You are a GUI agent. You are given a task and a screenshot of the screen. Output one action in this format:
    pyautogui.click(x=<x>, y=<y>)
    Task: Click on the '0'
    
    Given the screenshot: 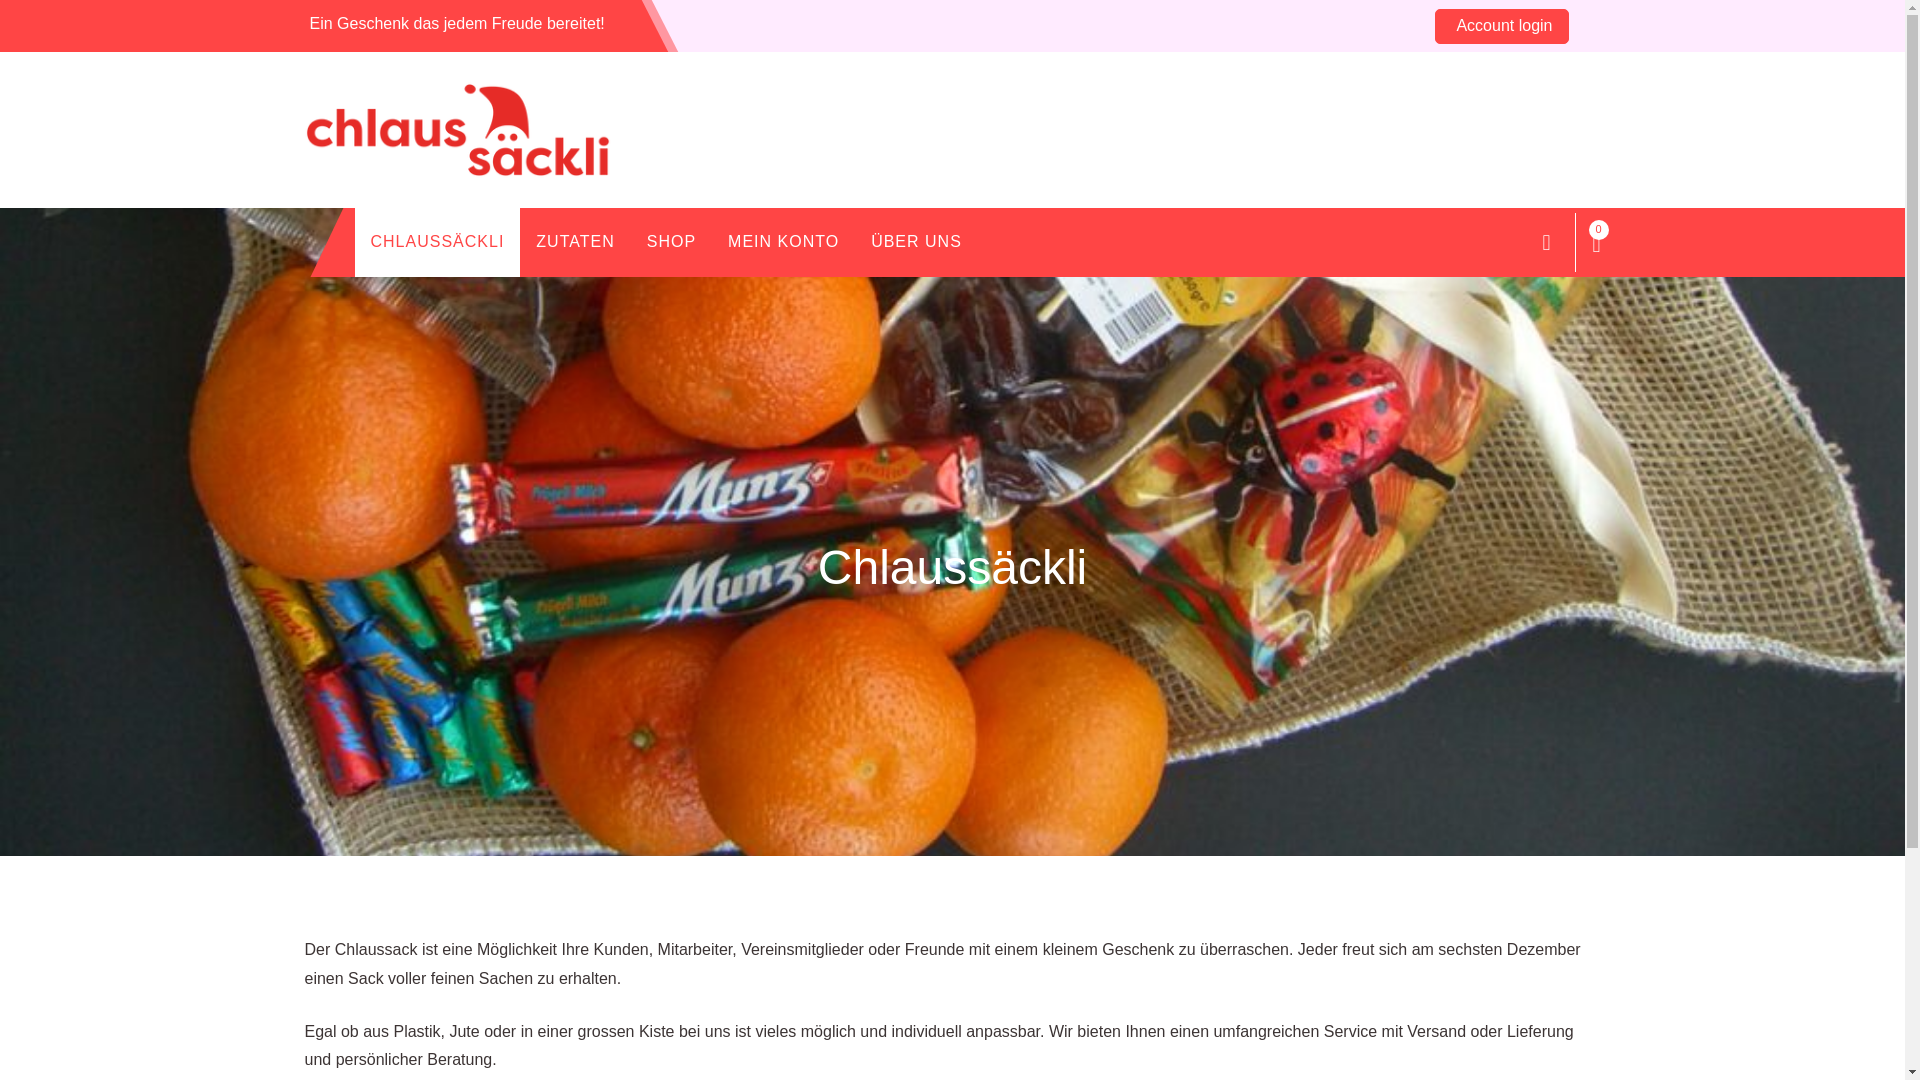 What is the action you would take?
    pyautogui.click(x=1595, y=241)
    